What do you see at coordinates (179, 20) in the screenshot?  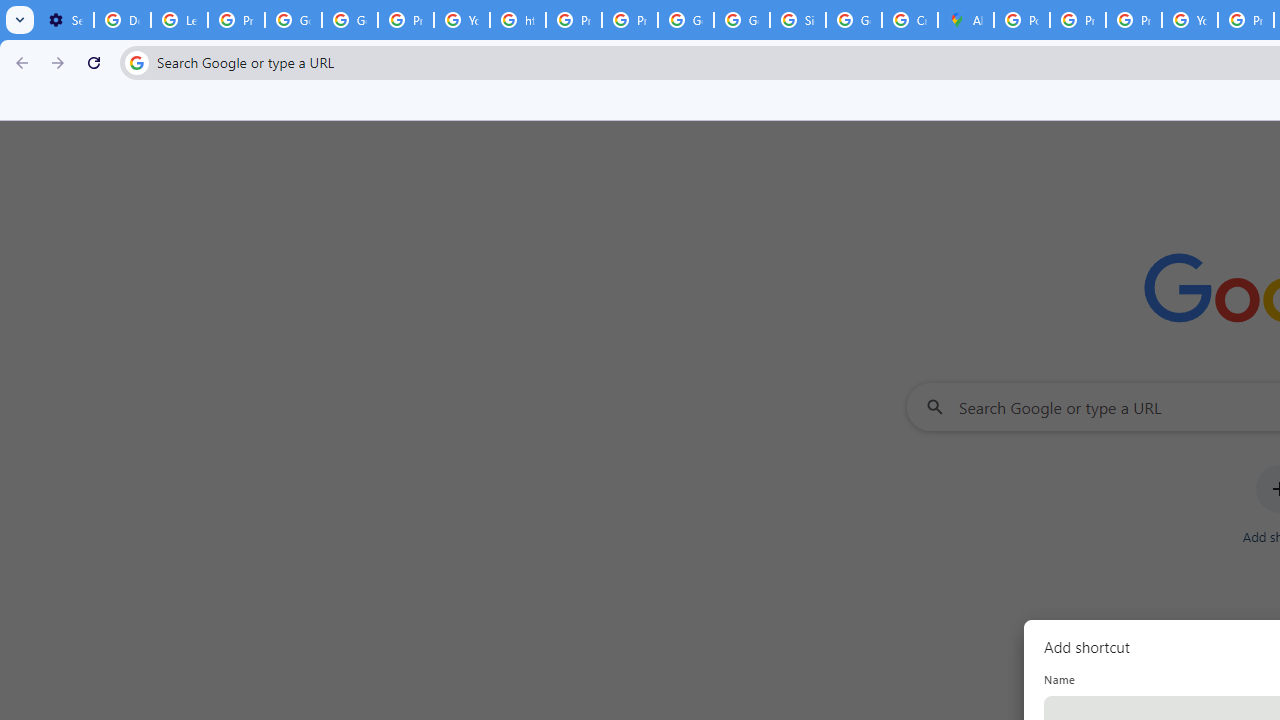 I see `'Learn how to find your photos - Google Photos Help'` at bounding box center [179, 20].